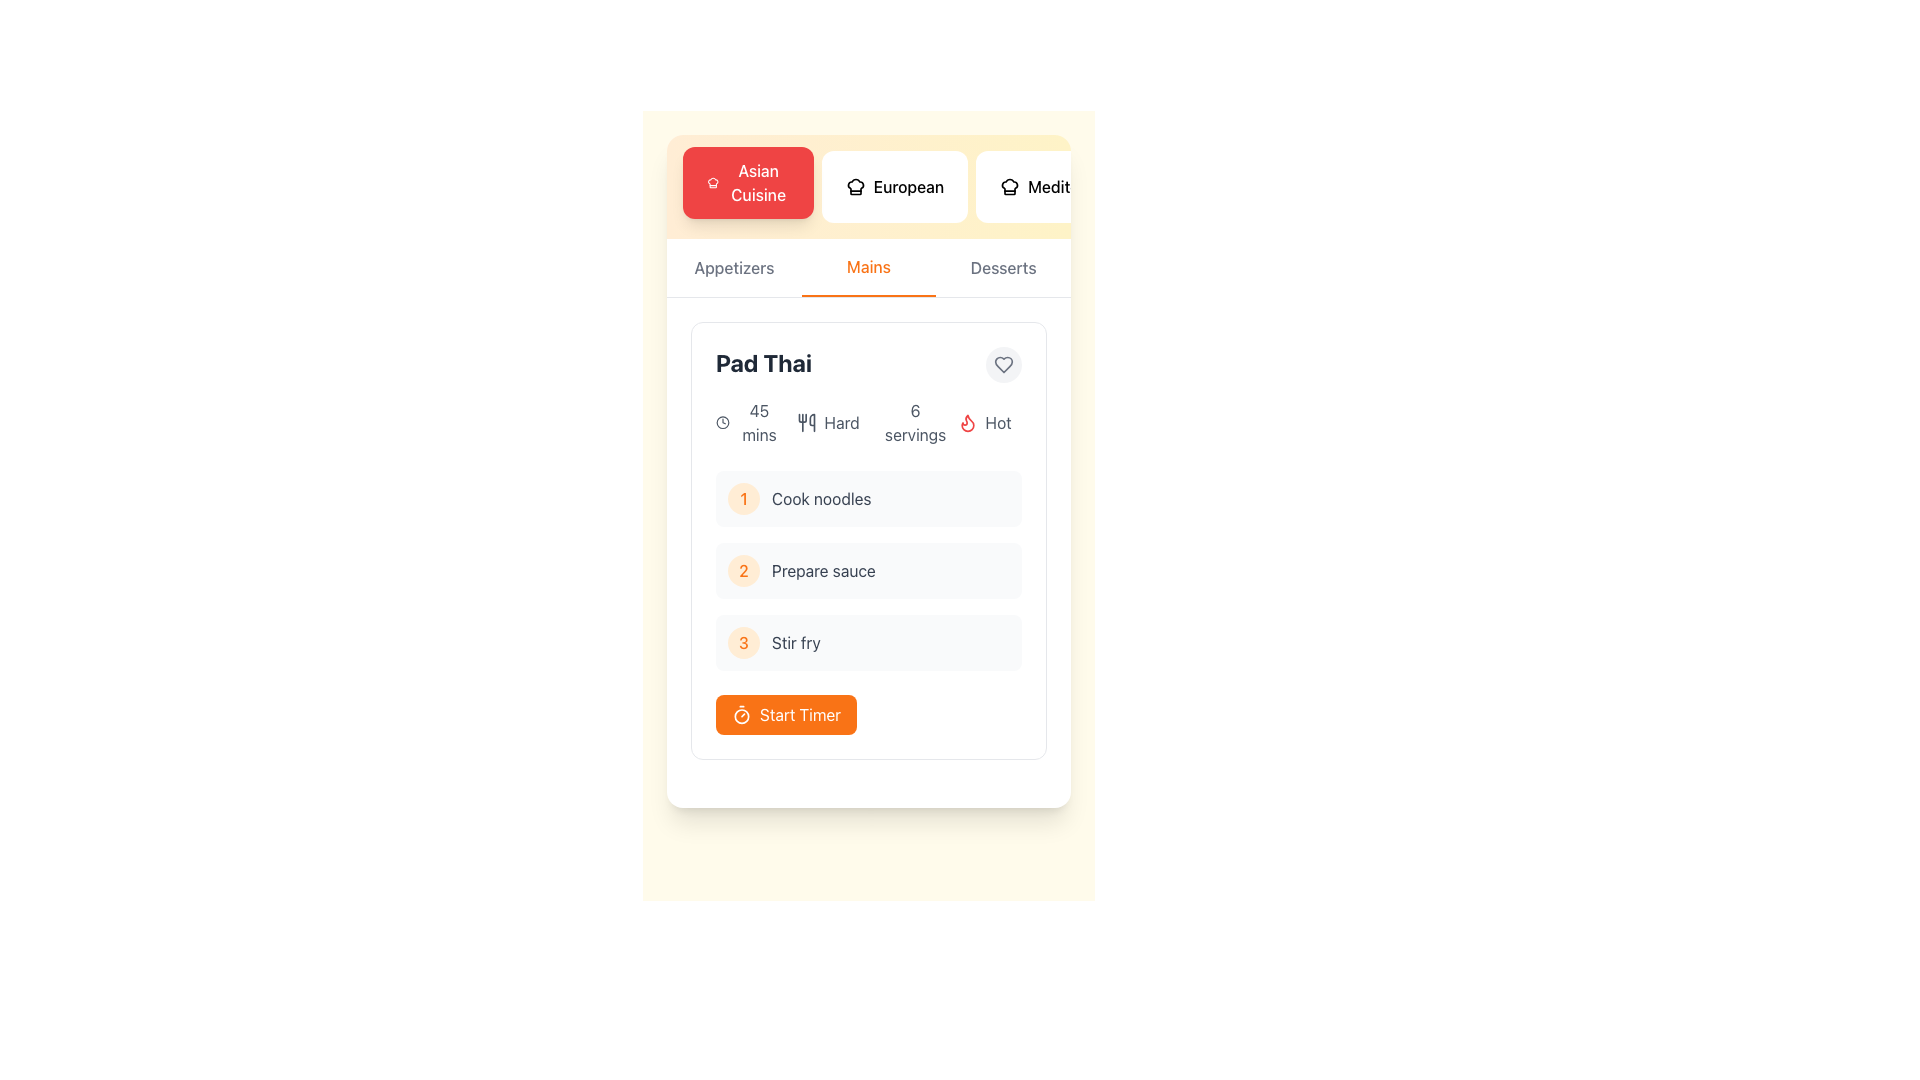 This screenshot has width=1920, height=1080. Describe the element at coordinates (741, 713) in the screenshot. I see `the circular timer icon, which is part of the 'Start Timer' button located at the bottom of the 'Pad Thai' recipe card` at that location.